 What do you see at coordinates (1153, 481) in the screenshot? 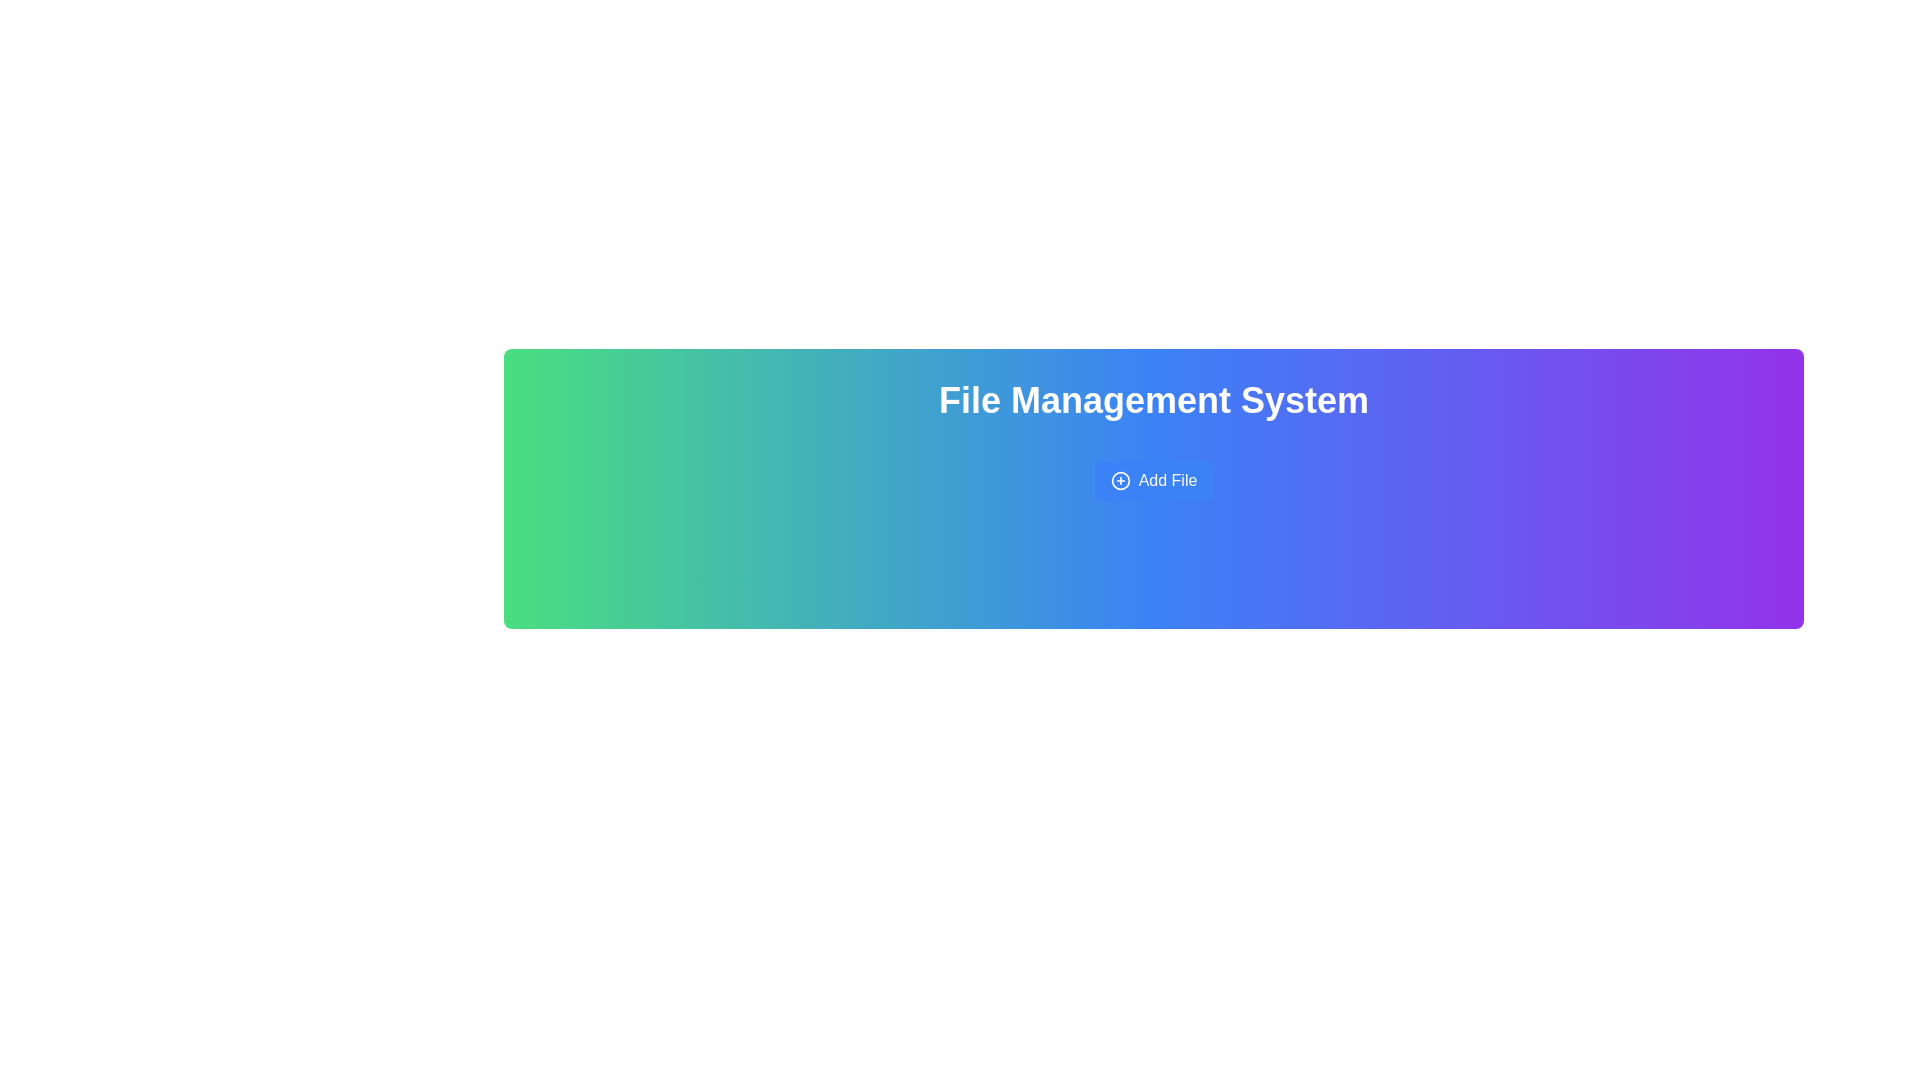
I see `the 'Add File' button, which is a rounded rectangular button with a blue background and a plus sign icon` at bounding box center [1153, 481].